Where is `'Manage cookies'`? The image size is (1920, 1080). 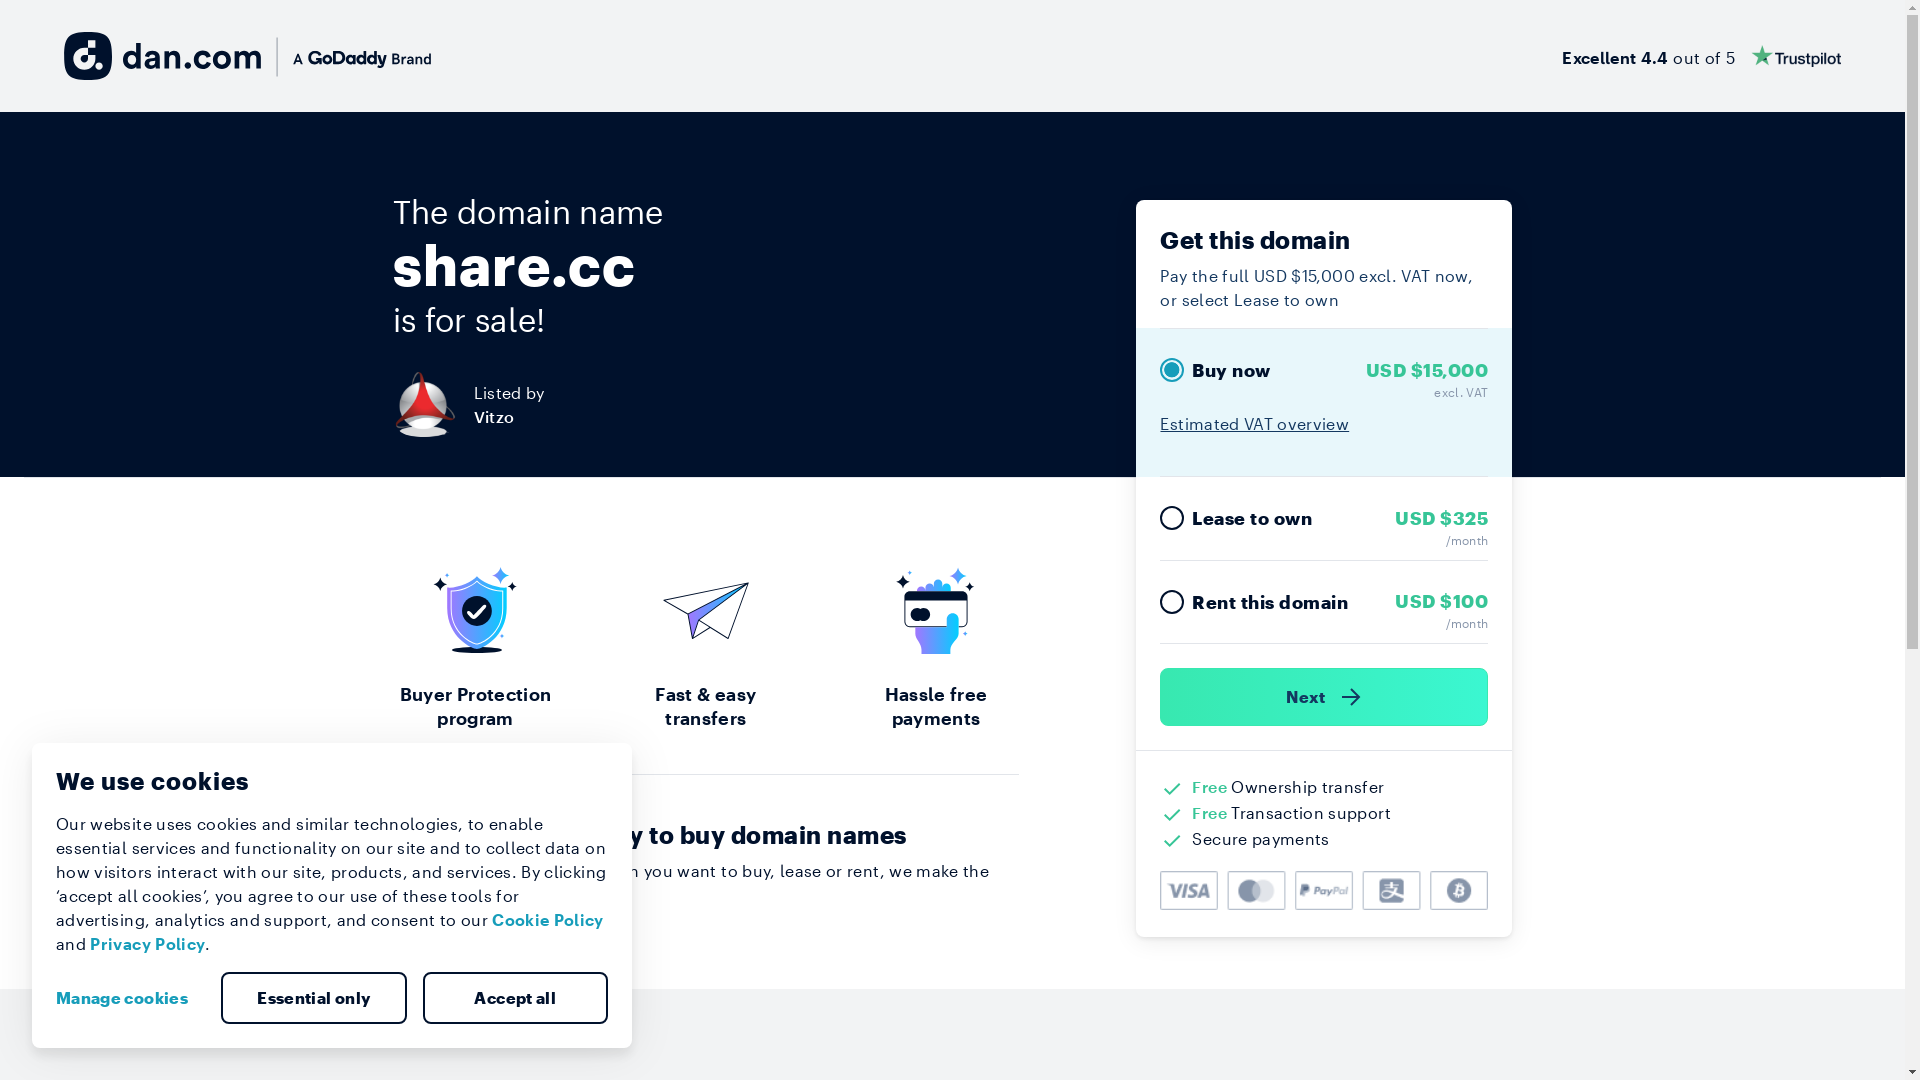 'Manage cookies' is located at coordinates (128, 998).